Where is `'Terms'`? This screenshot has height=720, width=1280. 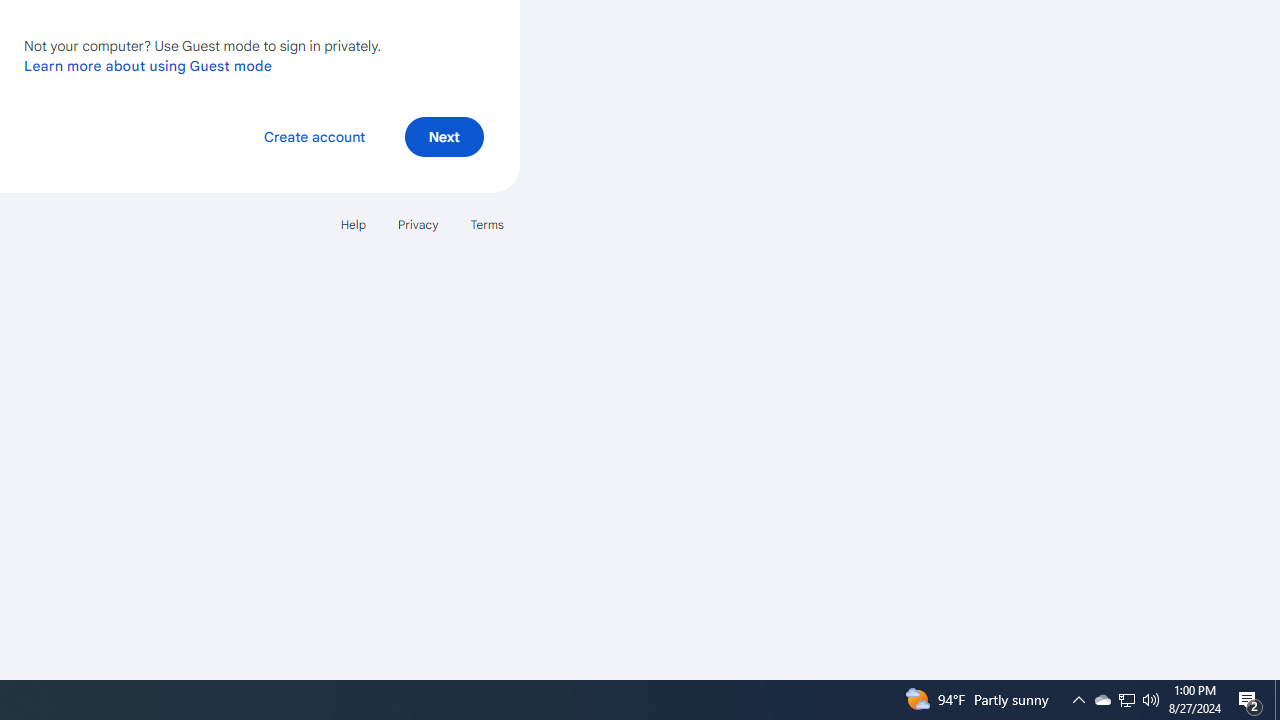 'Terms' is located at coordinates (487, 224).